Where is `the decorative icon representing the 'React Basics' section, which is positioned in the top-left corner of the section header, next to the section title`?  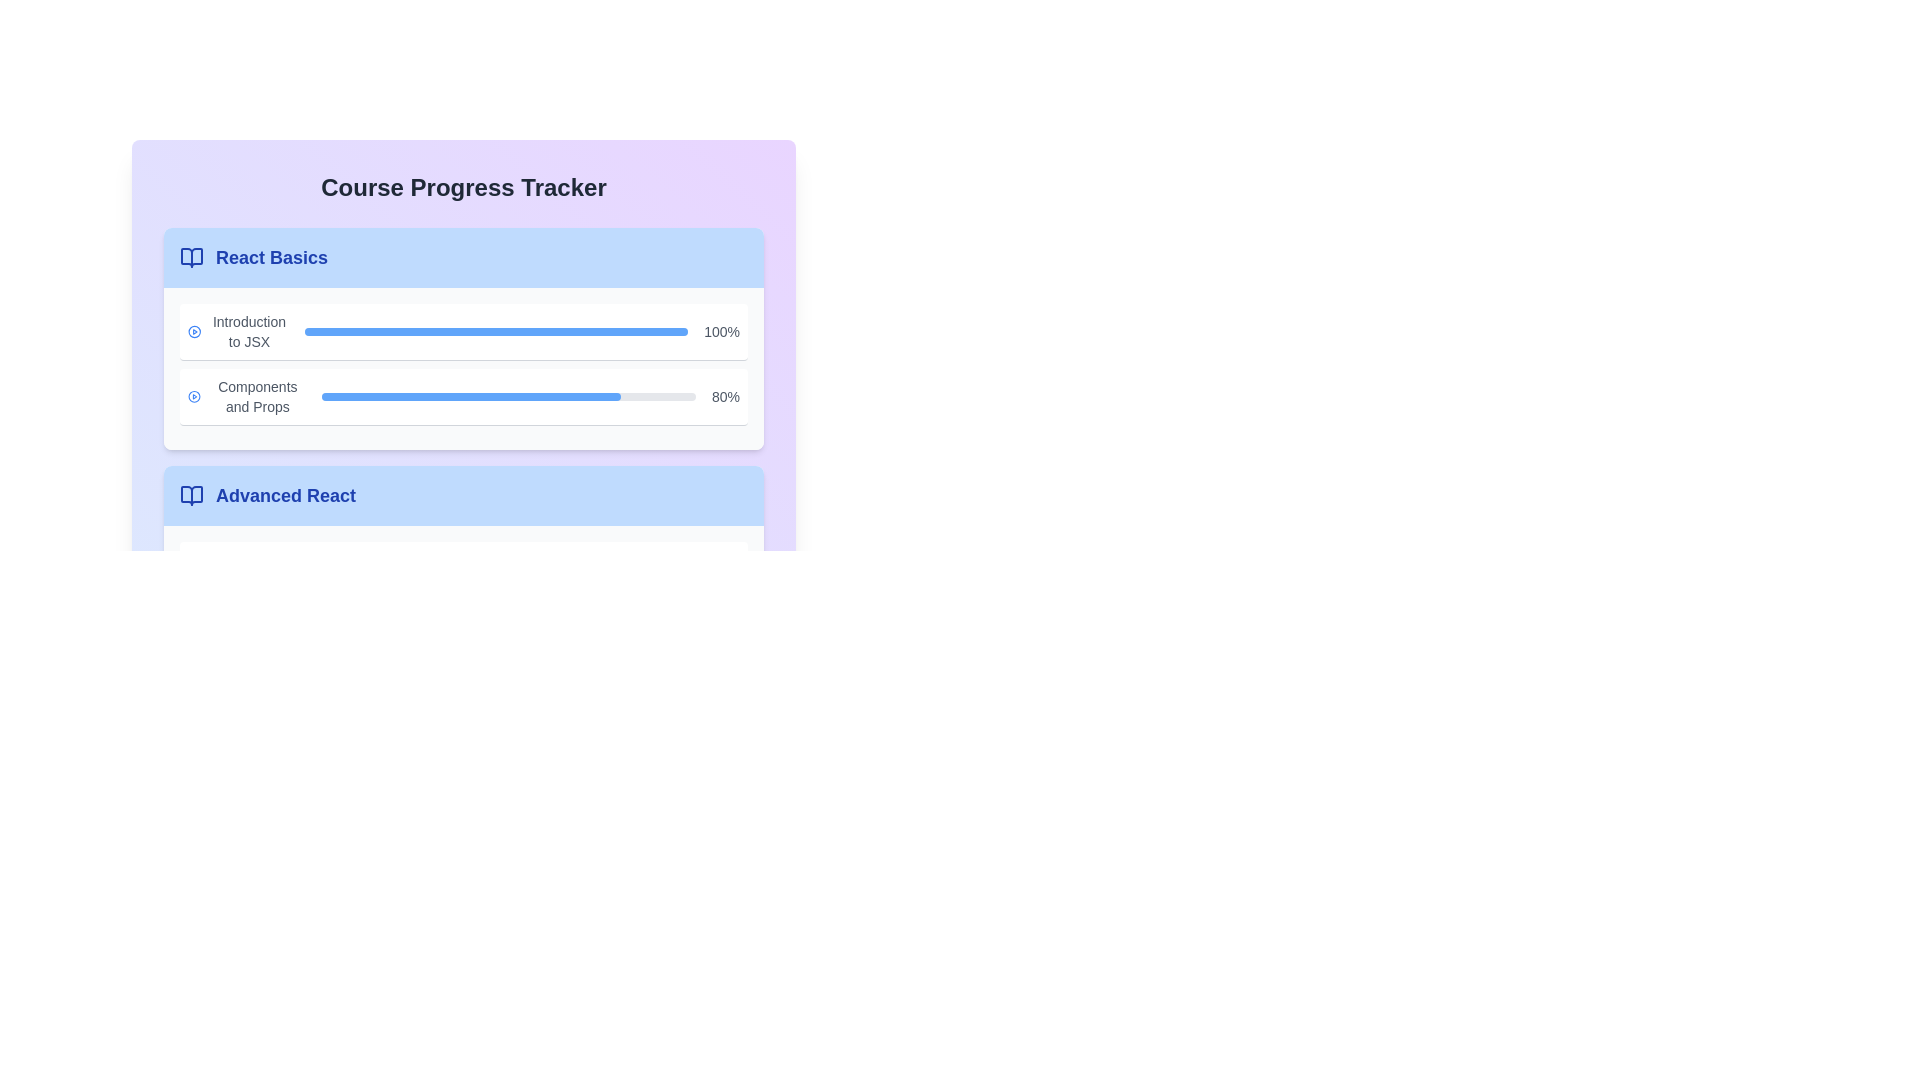
the decorative icon representing the 'React Basics' section, which is positioned in the top-left corner of the section header, next to the section title is located at coordinates (192, 257).